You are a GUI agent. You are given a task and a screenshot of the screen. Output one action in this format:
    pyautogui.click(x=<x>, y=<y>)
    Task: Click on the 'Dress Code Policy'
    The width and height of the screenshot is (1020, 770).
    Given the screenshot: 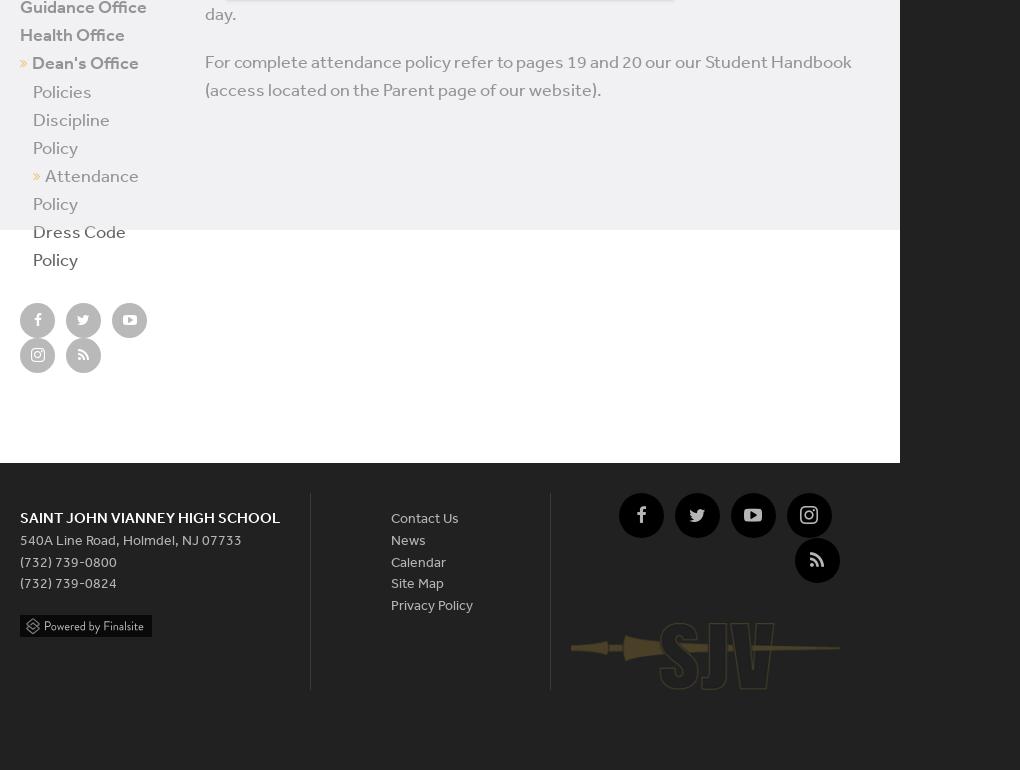 What is the action you would take?
    pyautogui.click(x=79, y=245)
    